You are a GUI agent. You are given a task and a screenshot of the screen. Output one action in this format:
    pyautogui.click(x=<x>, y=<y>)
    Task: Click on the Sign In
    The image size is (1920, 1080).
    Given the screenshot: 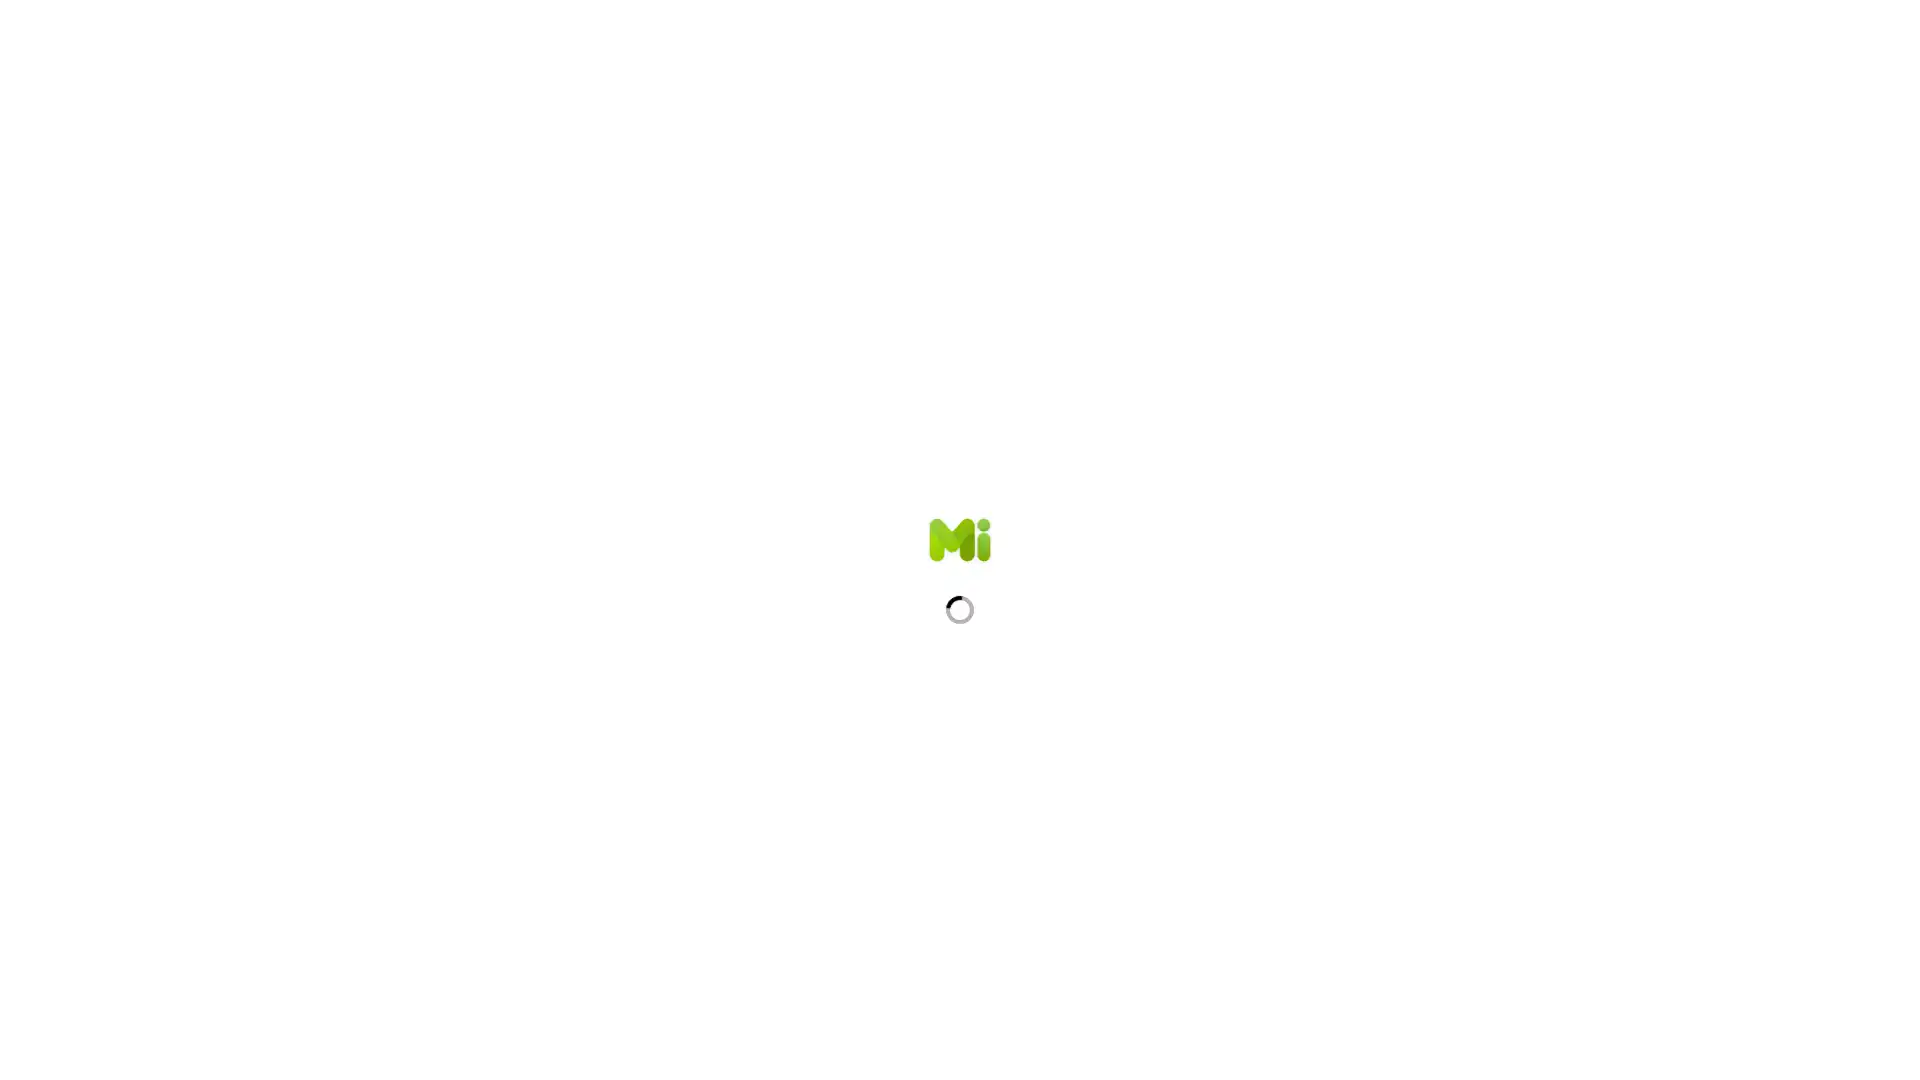 What is the action you would take?
    pyautogui.click(x=248, y=370)
    